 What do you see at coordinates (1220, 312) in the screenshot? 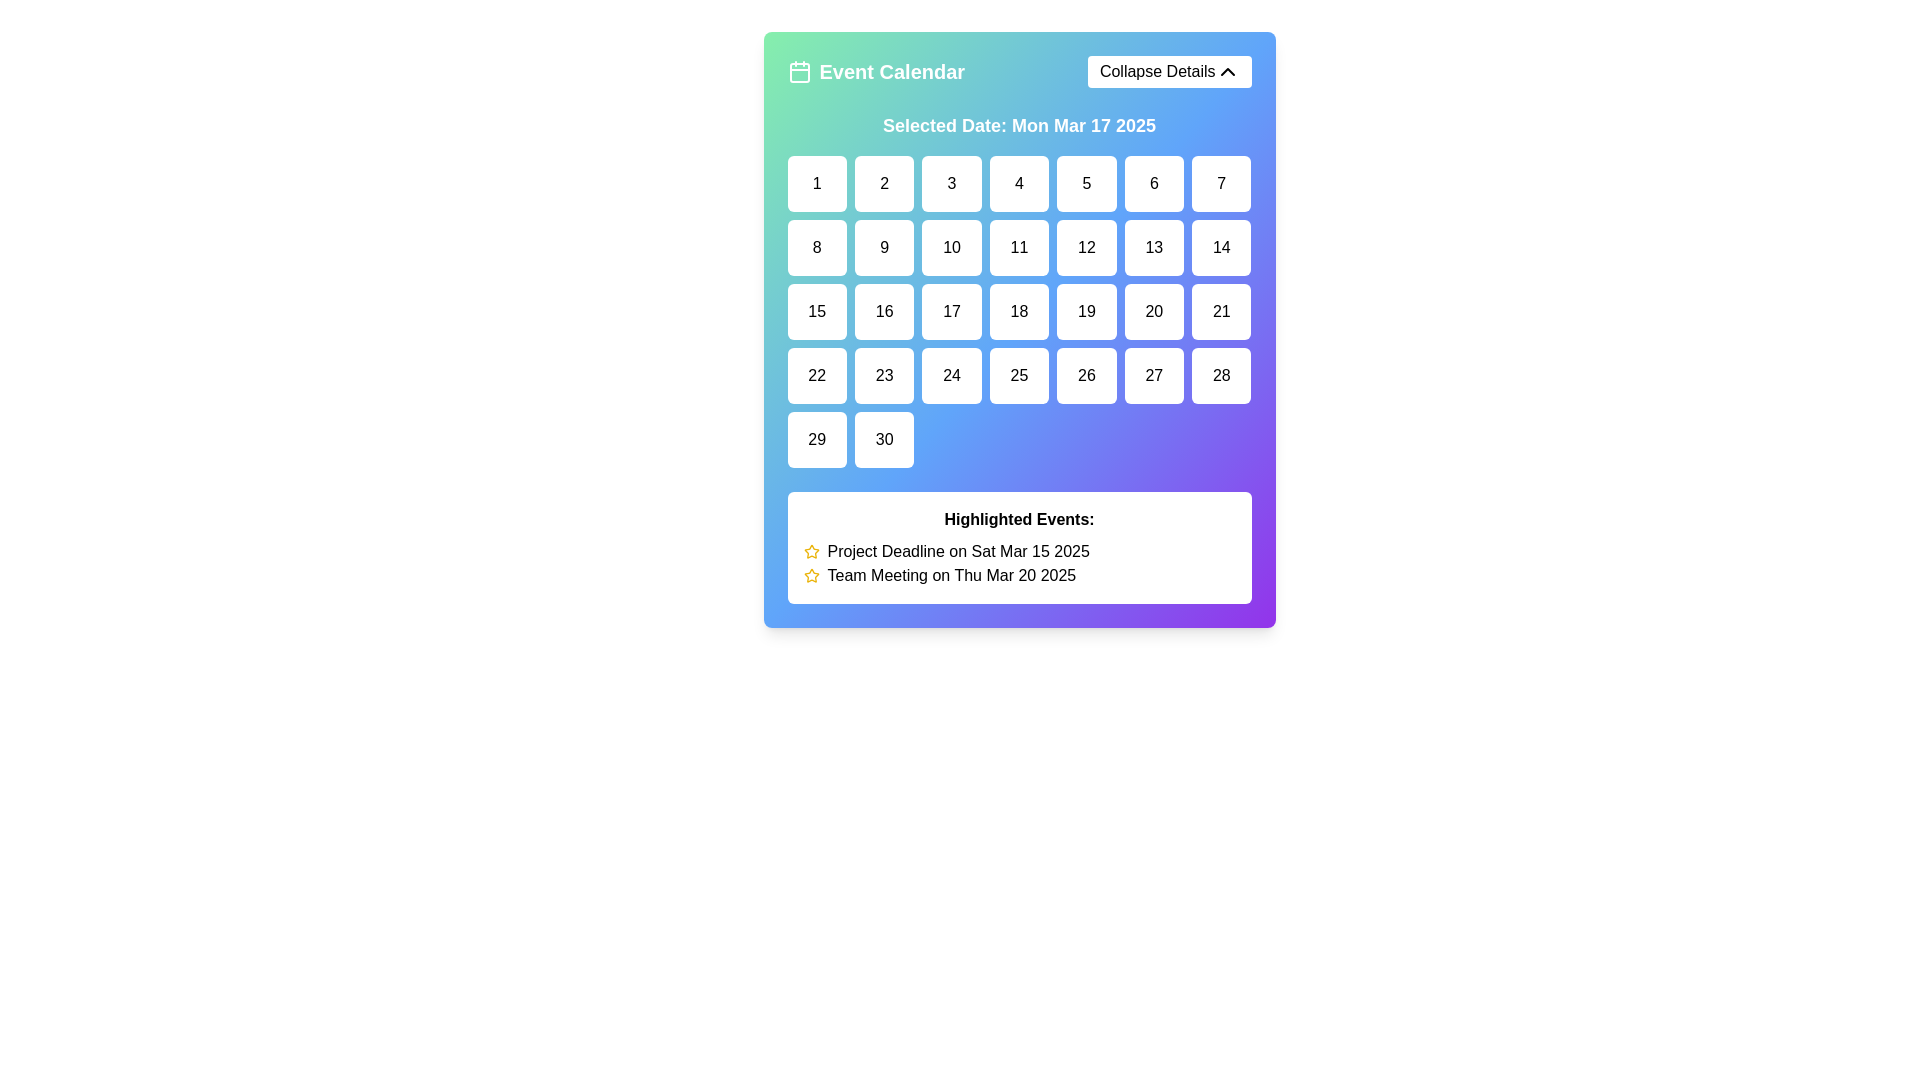
I see `the button displaying the number '21', which is a rounded square button with a white background and black text, located in the last column of the third row of the grid layout` at bounding box center [1220, 312].